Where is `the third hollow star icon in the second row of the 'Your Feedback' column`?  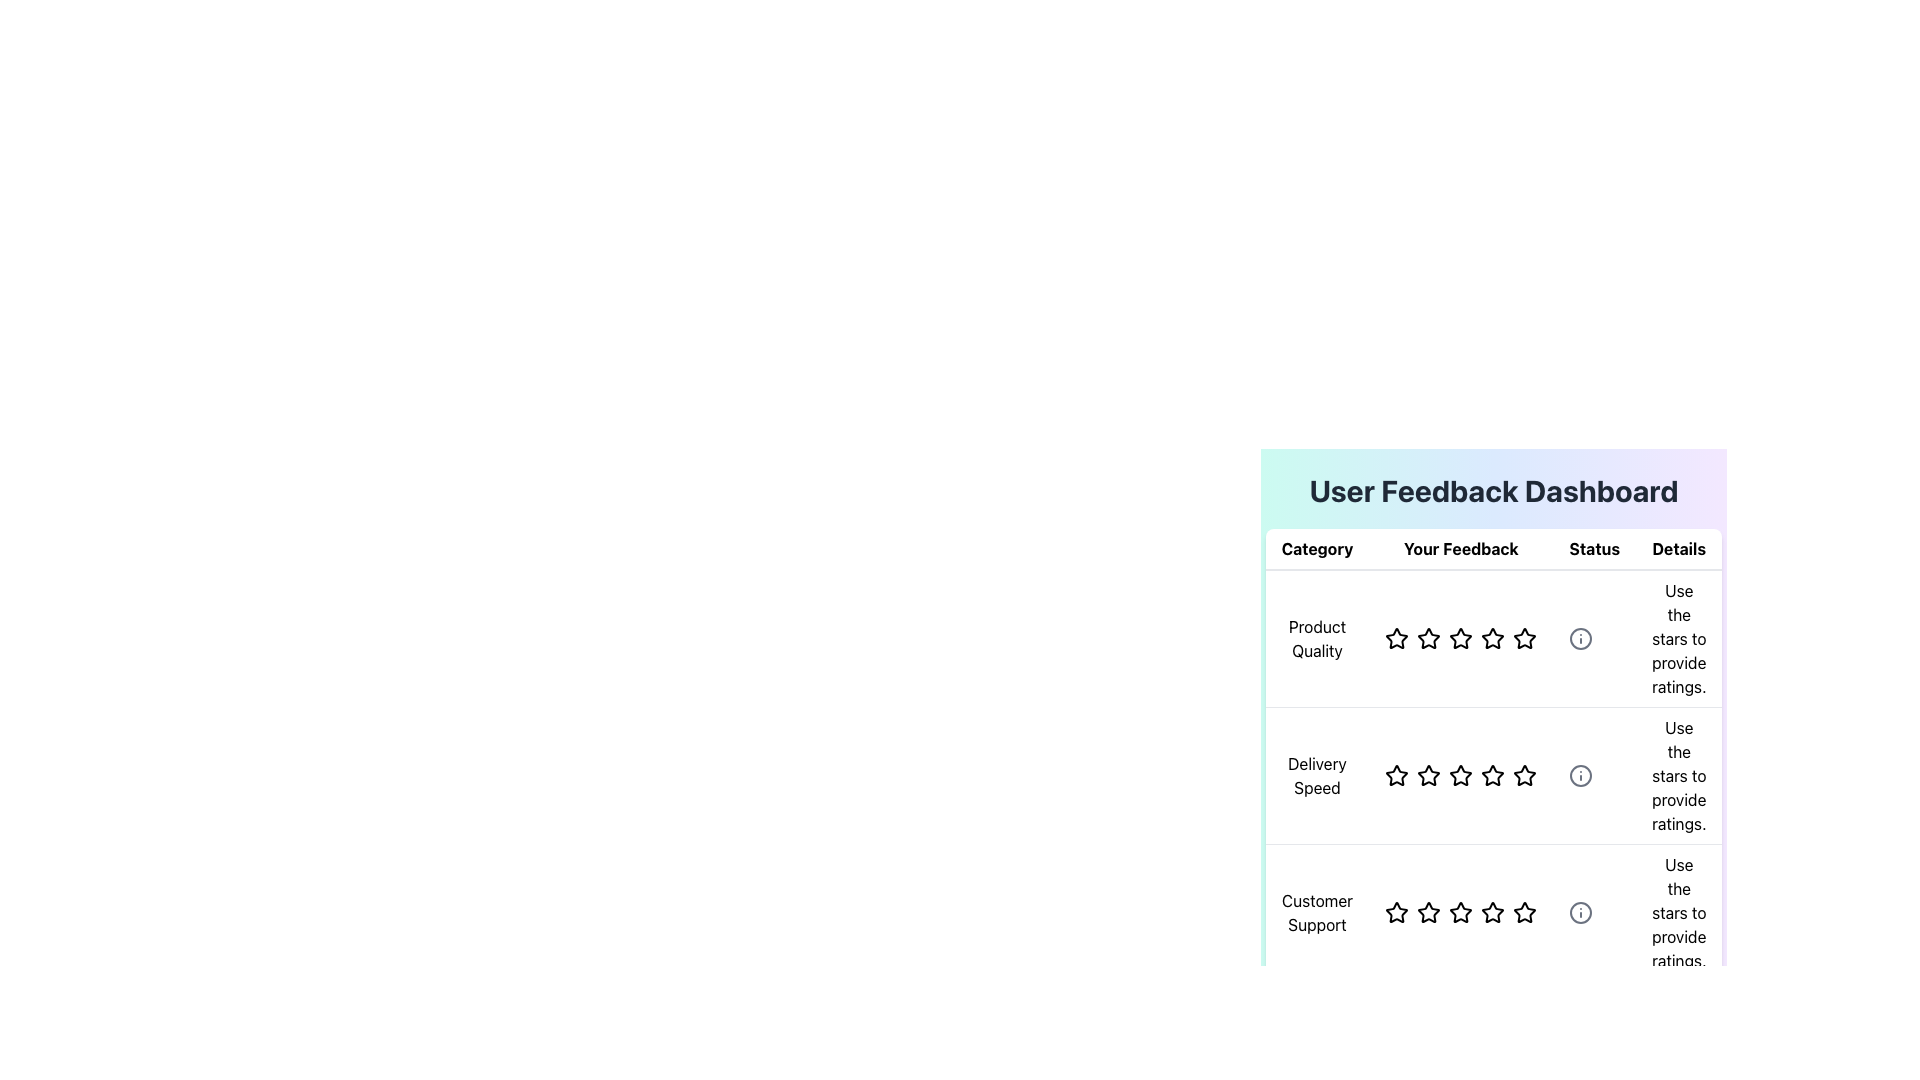 the third hollow star icon in the second row of the 'Your Feedback' column is located at coordinates (1428, 774).